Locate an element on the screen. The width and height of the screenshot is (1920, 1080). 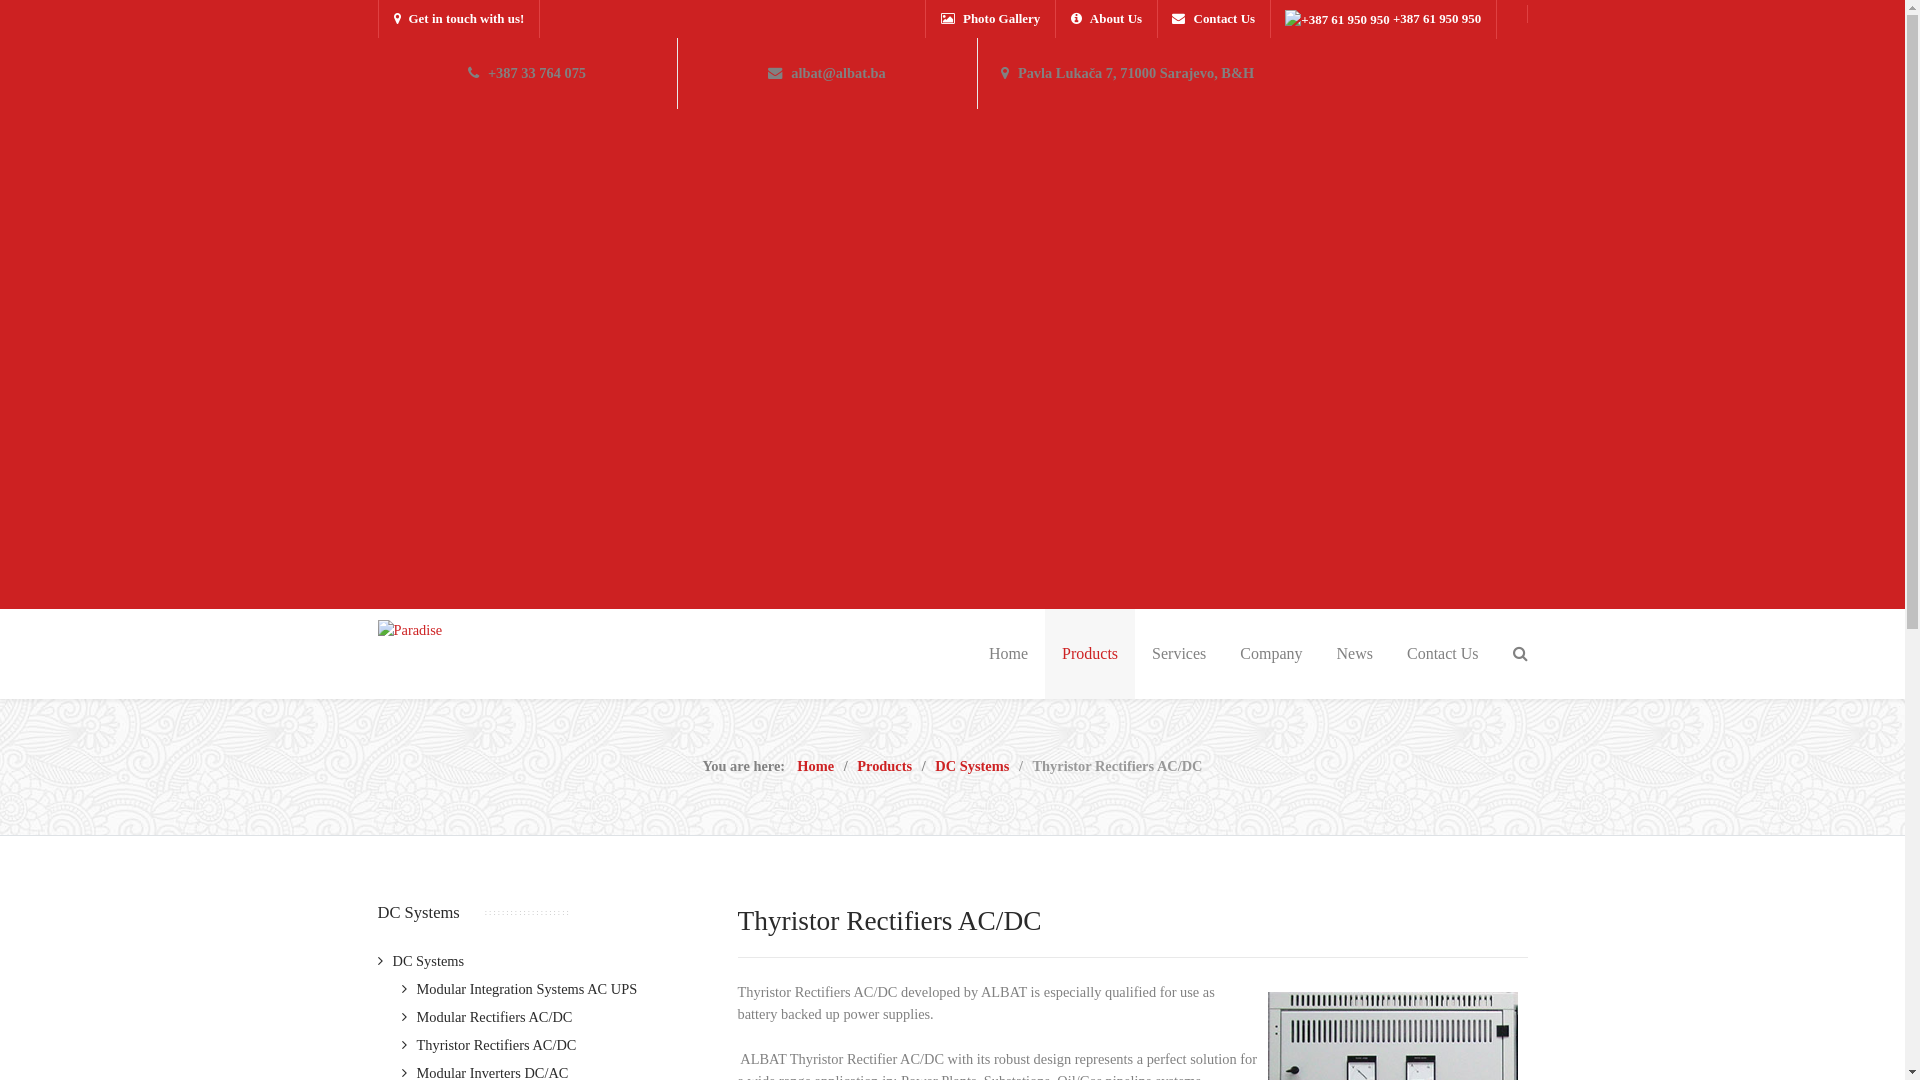
'Modular Rectifiers AC/DC' is located at coordinates (487, 1017).